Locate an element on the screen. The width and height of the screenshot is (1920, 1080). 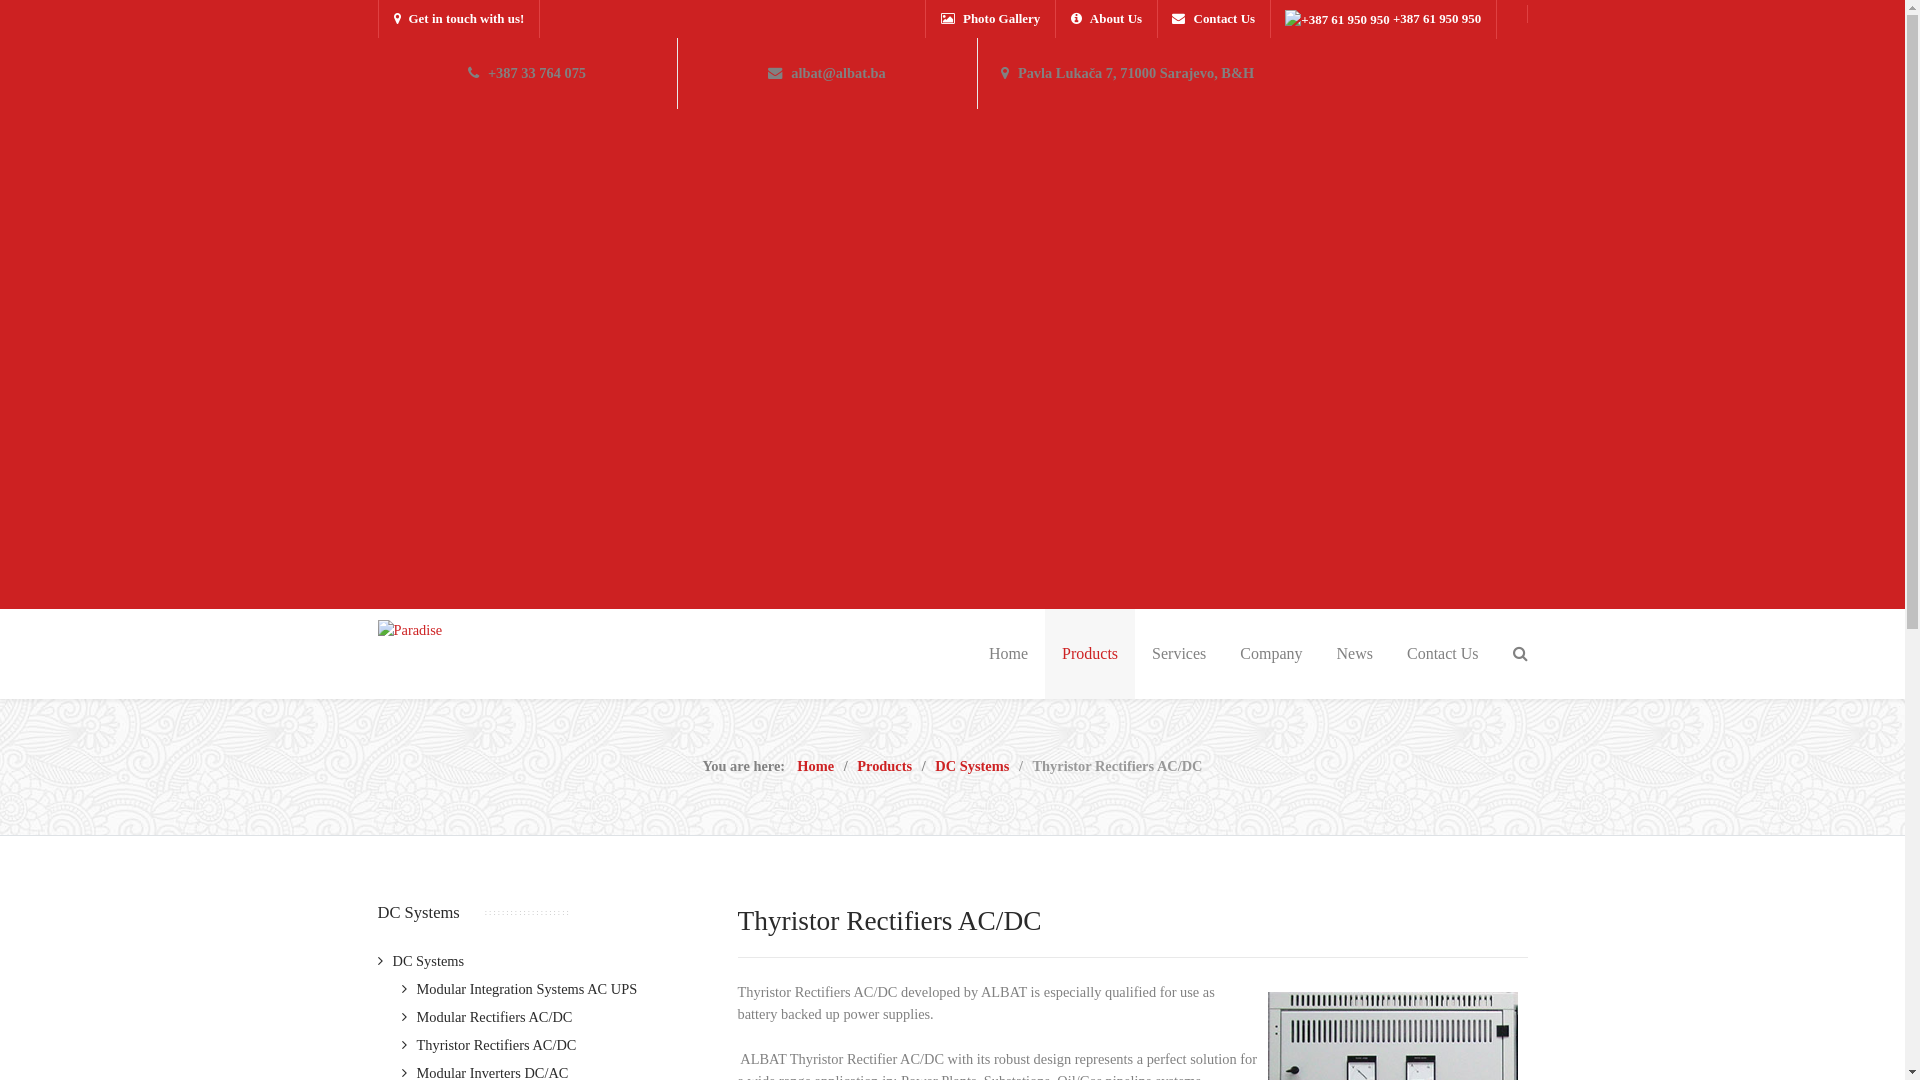
'Modular Rectifiers AC/DC' is located at coordinates (487, 1017).